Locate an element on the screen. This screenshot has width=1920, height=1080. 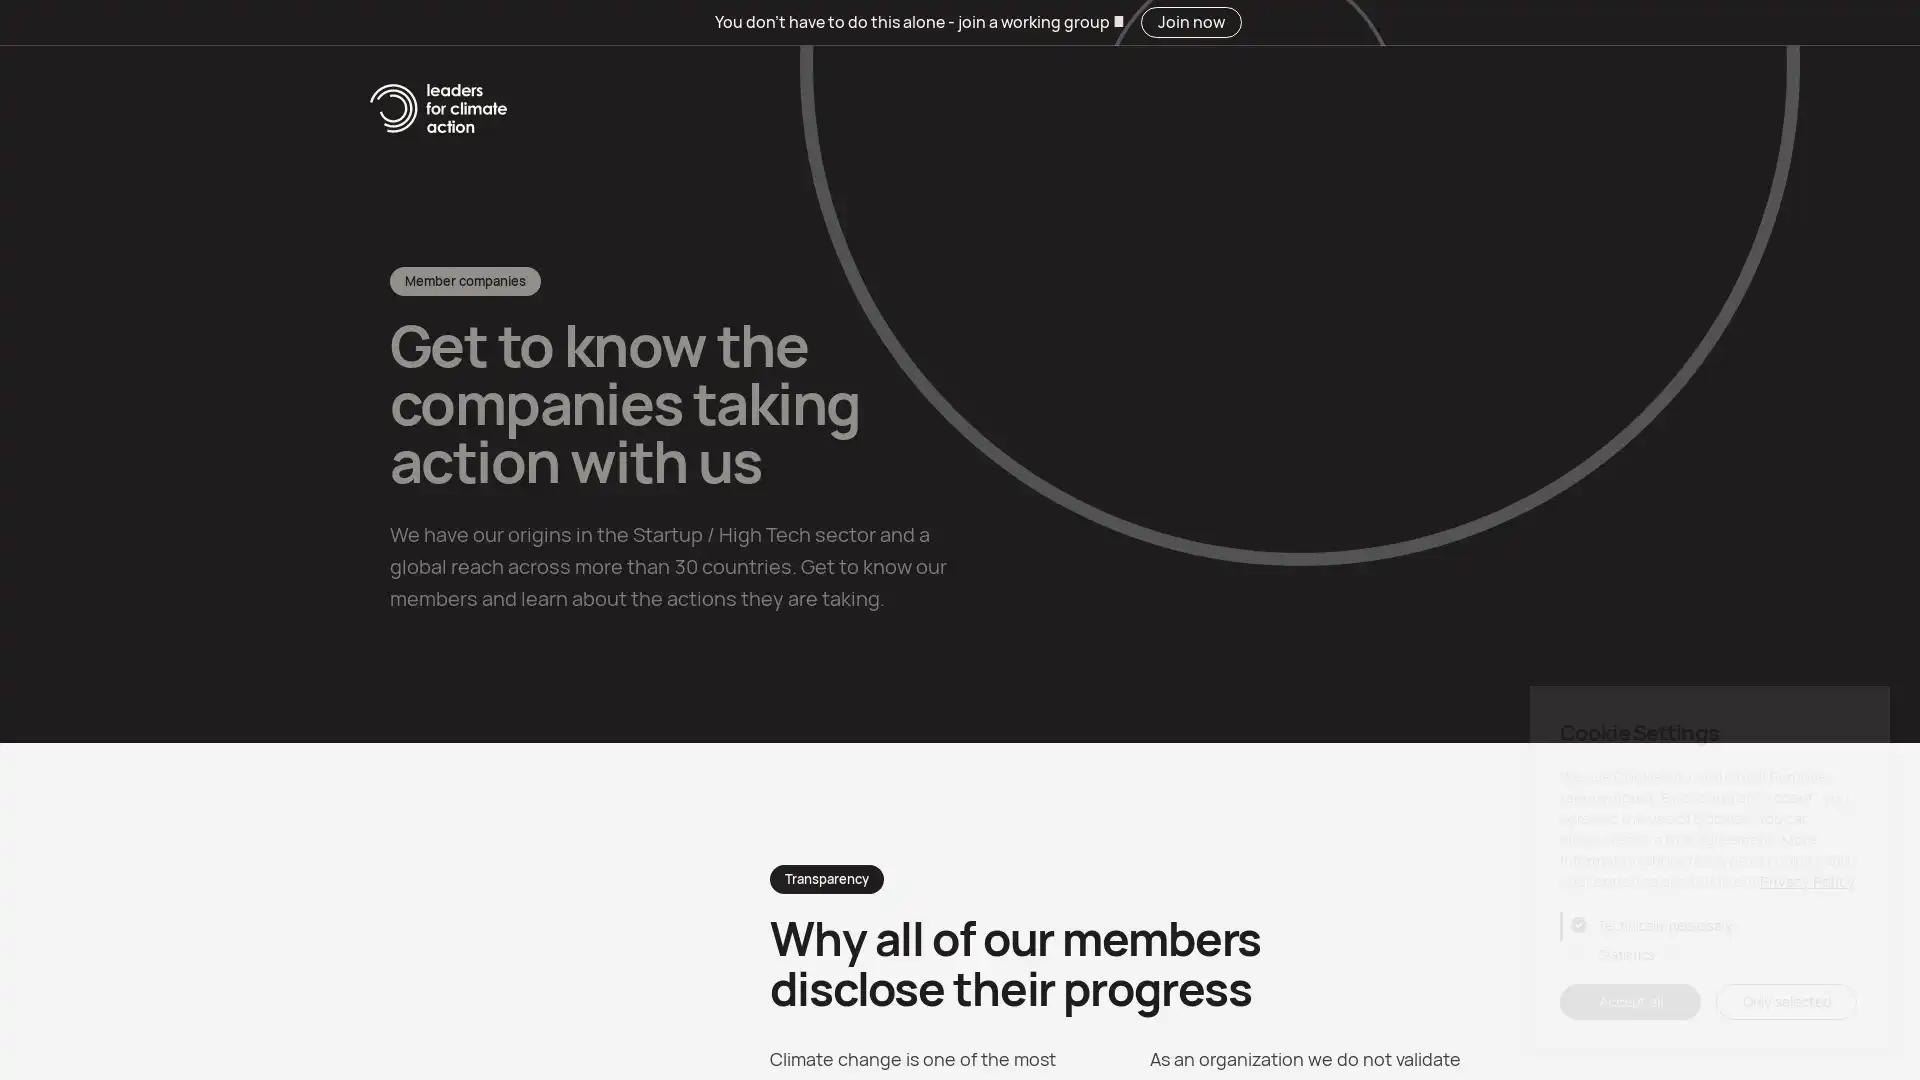
Only selected is located at coordinates (1786, 1002).